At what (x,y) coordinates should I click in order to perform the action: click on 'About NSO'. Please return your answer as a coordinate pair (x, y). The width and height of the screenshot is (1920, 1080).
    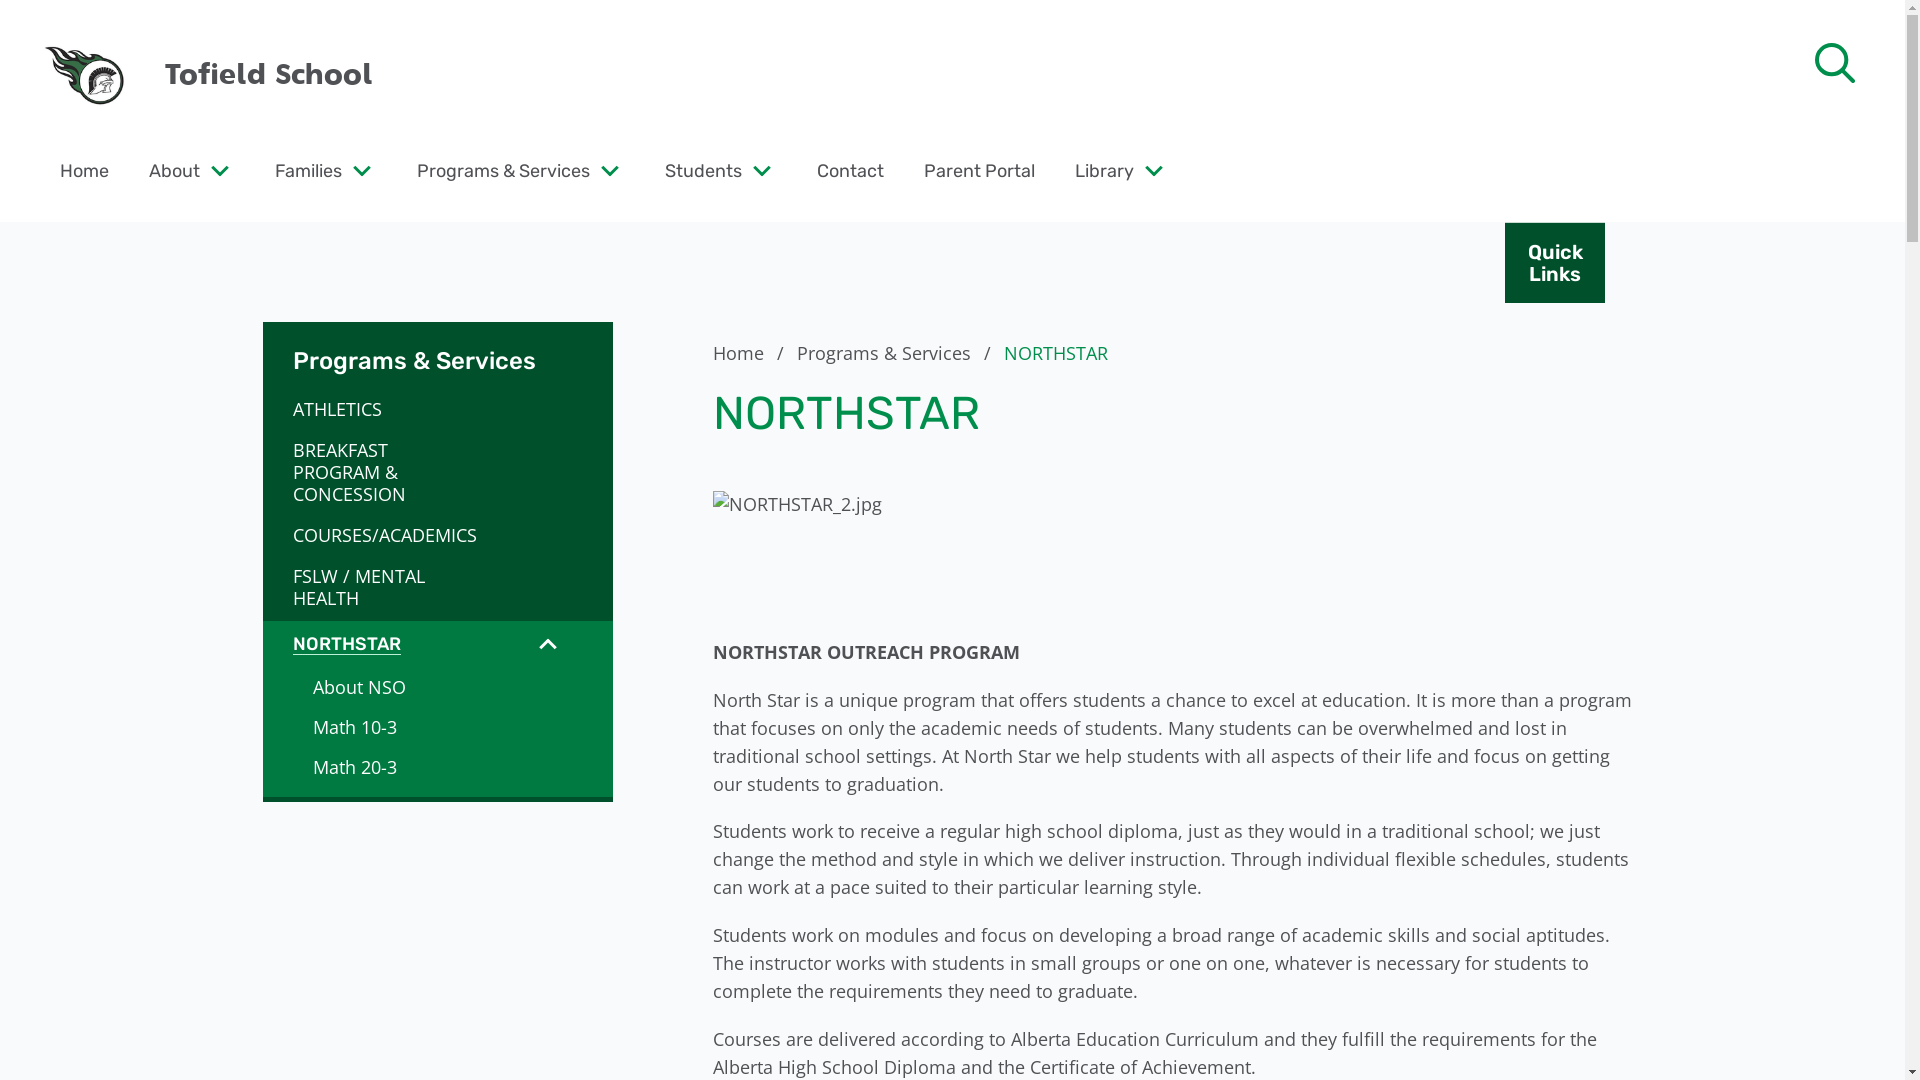
    Looking at the image, I should click on (435, 685).